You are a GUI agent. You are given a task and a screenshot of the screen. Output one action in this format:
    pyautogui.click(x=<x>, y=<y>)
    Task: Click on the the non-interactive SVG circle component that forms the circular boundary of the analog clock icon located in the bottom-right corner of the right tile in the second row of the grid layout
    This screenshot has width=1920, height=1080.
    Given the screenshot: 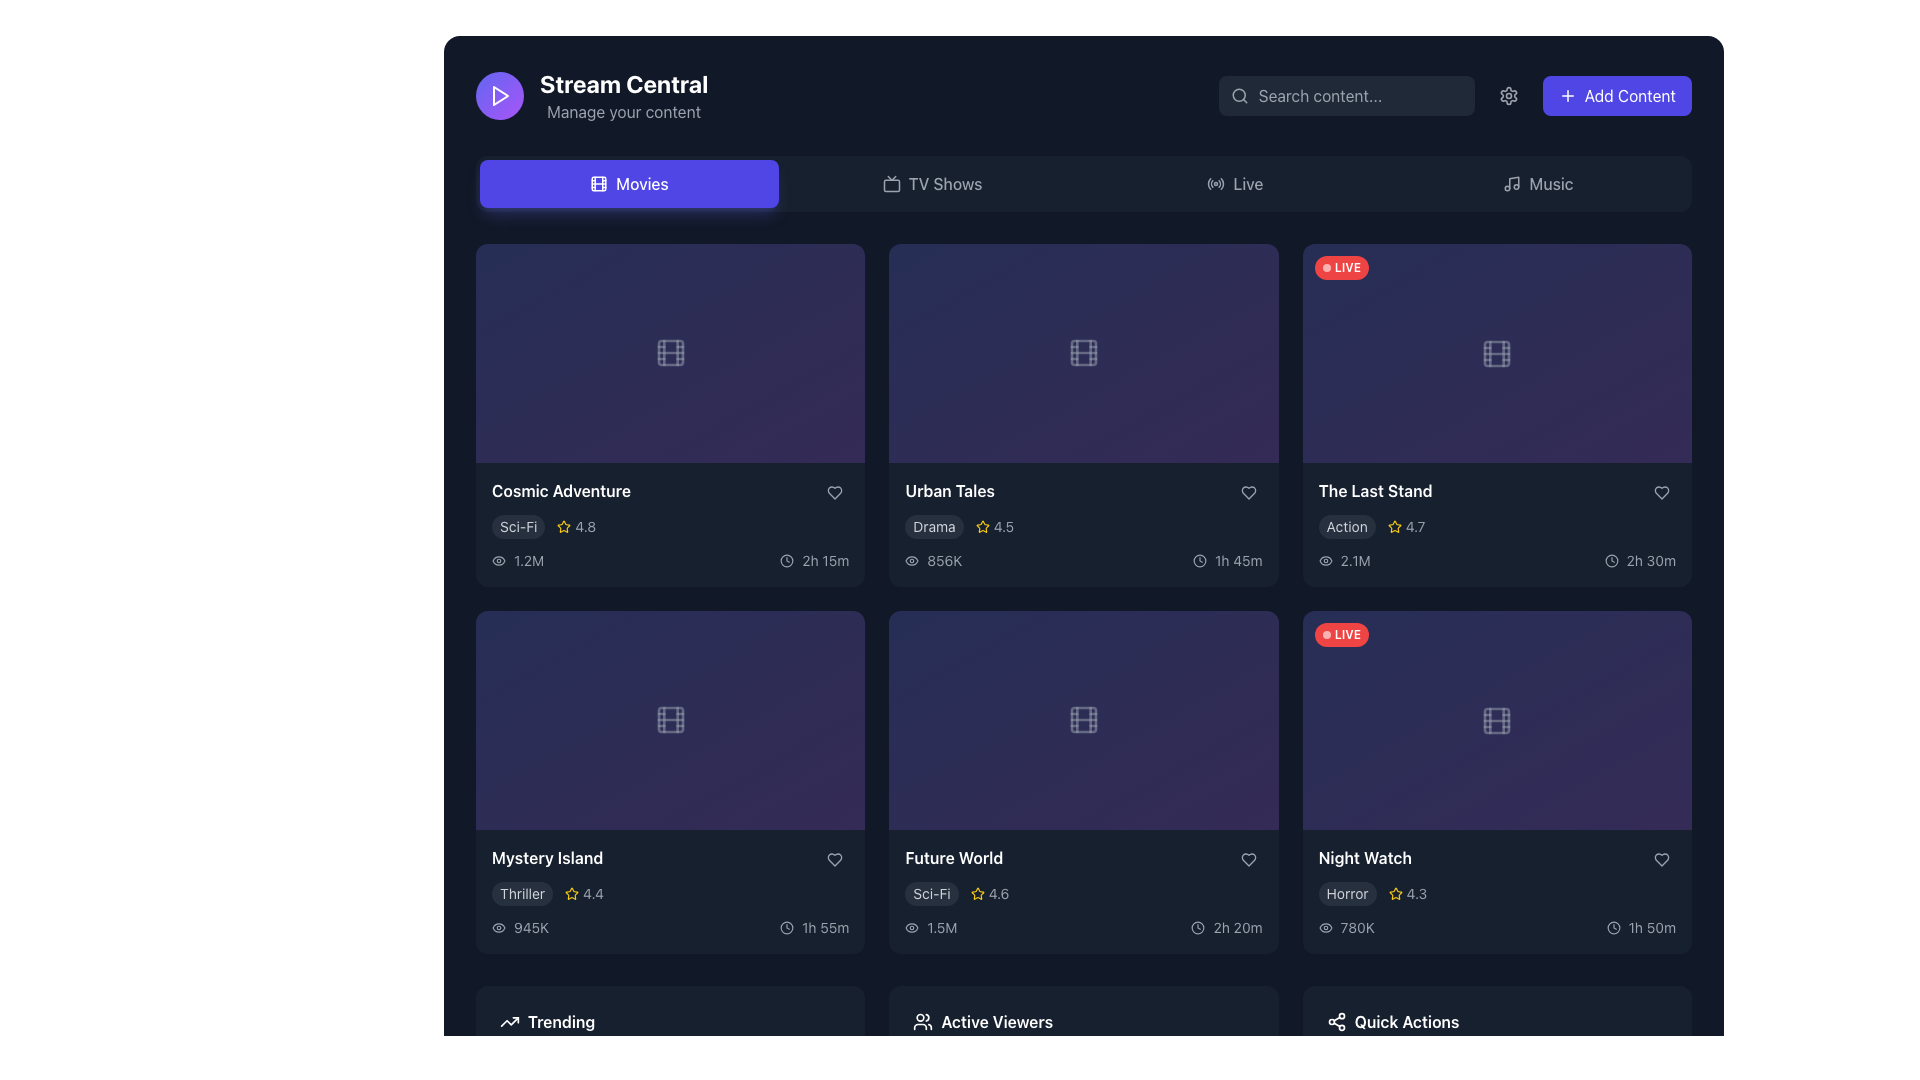 What is the action you would take?
    pyautogui.click(x=786, y=927)
    